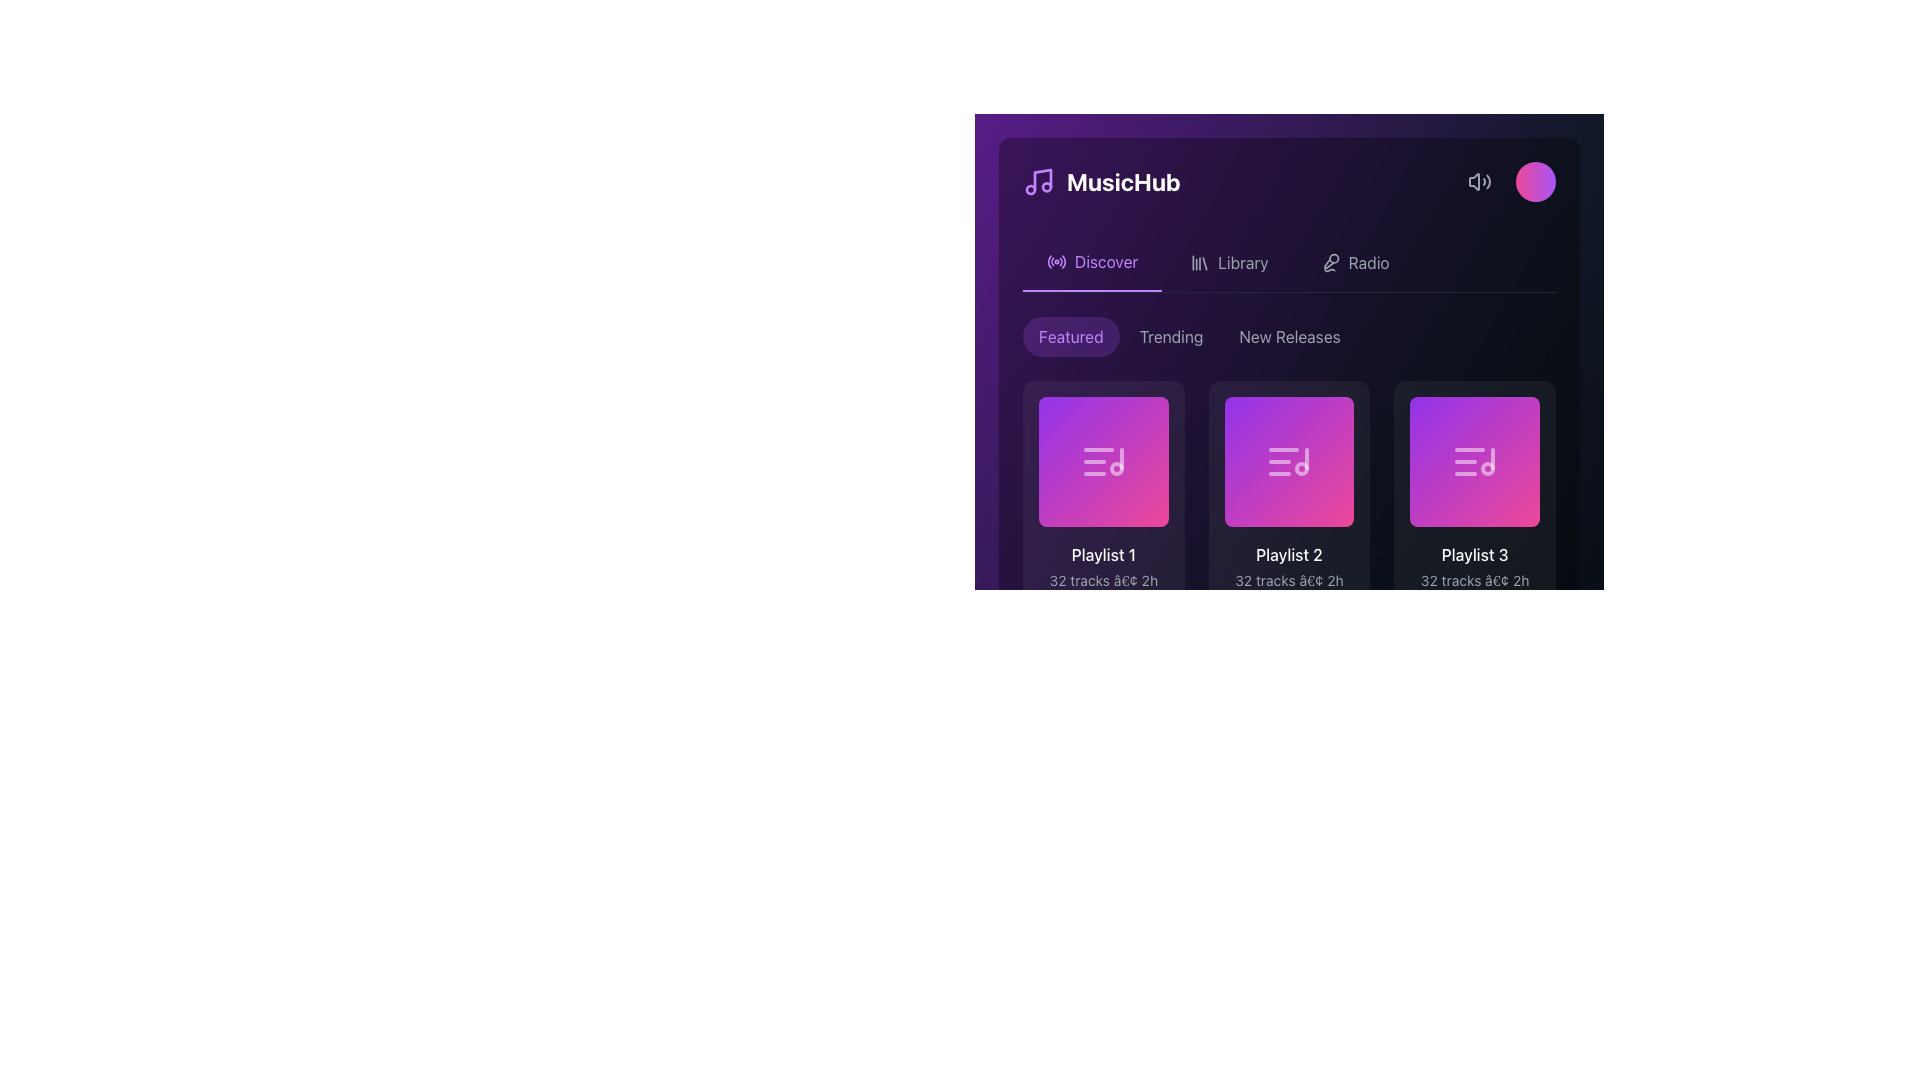  What do you see at coordinates (1102, 461) in the screenshot?
I see `the Icon representing the playlist titled 'Playlist 1', which is located at the center of the first card in the row of playlist cards under the 'Featured' section` at bounding box center [1102, 461].